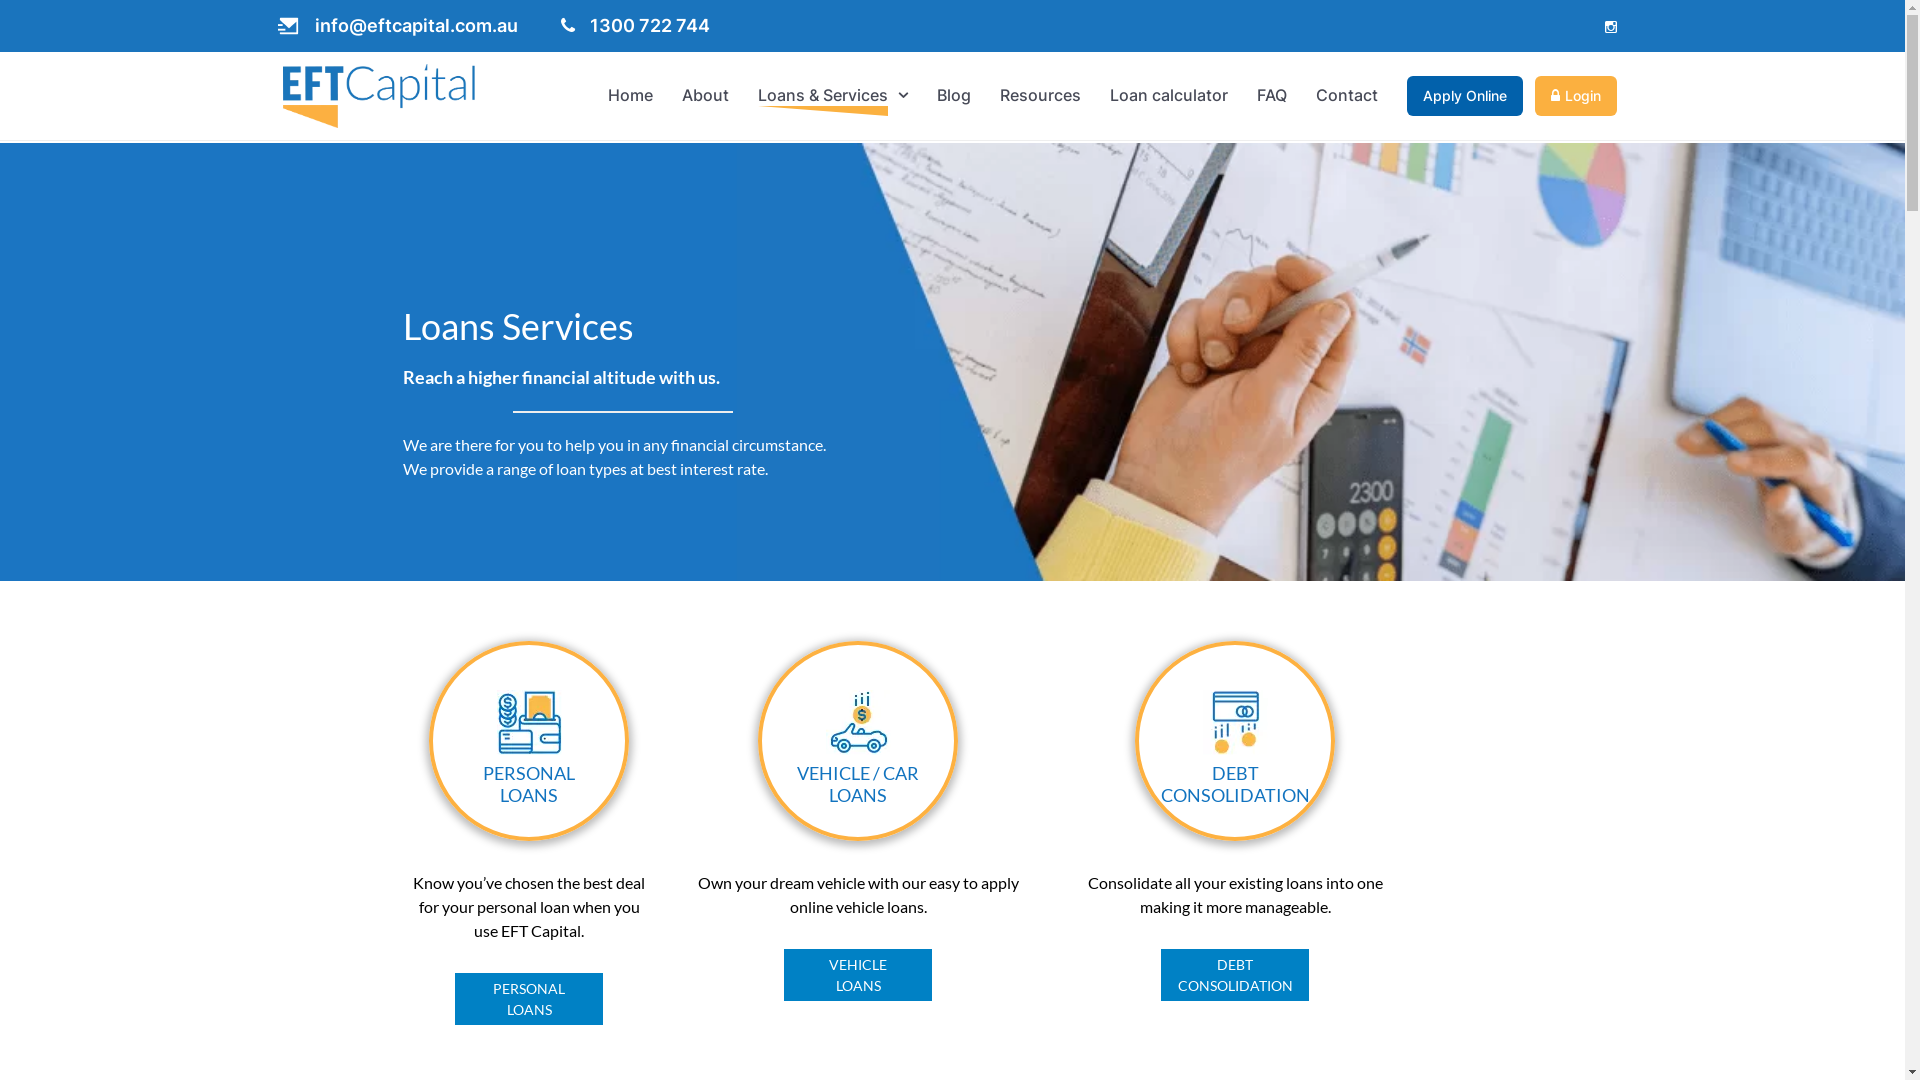  Describe the element at coordinates (1574, 96) in the screenshot. I see `'Login'` at that location.